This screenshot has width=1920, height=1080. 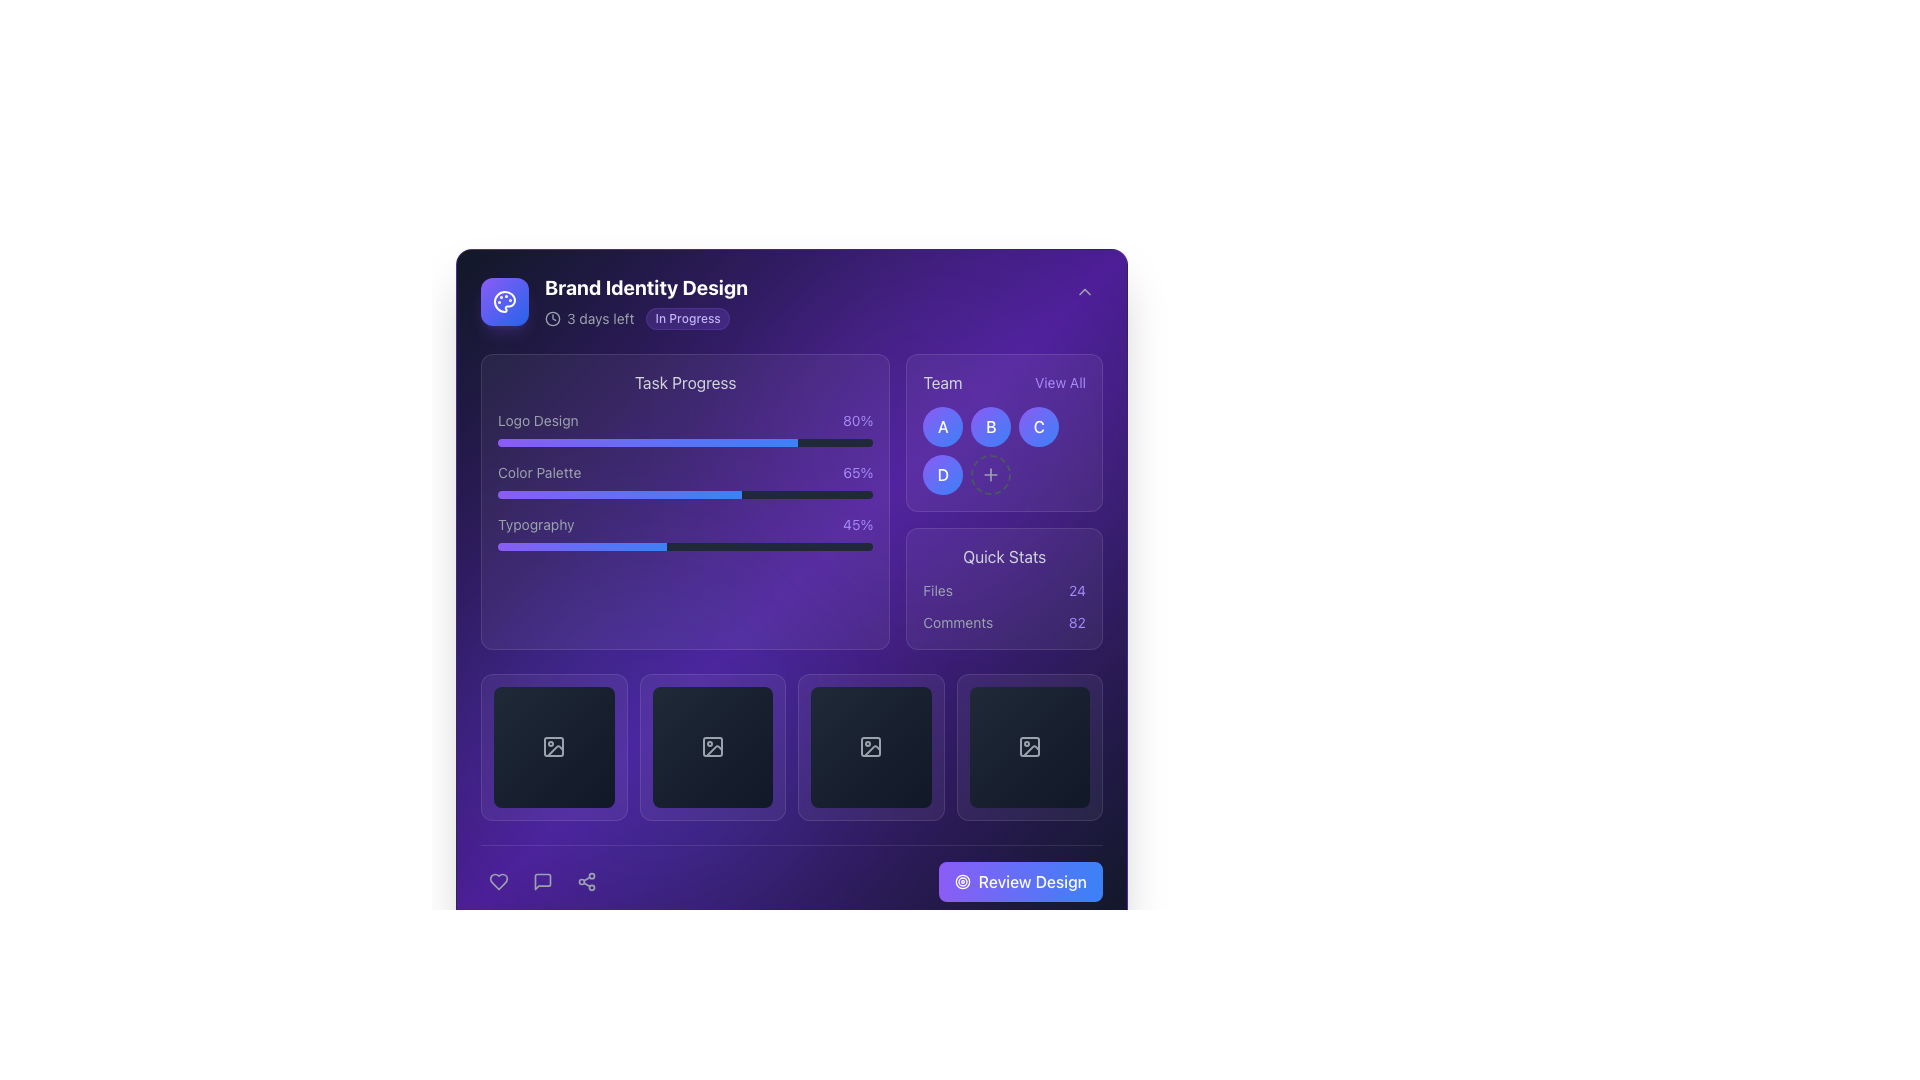 I want to click on the second icon from the left in a row of four icons, which is located within a dark square with rounded corners and a gradient background, so click(x=712, y=747).